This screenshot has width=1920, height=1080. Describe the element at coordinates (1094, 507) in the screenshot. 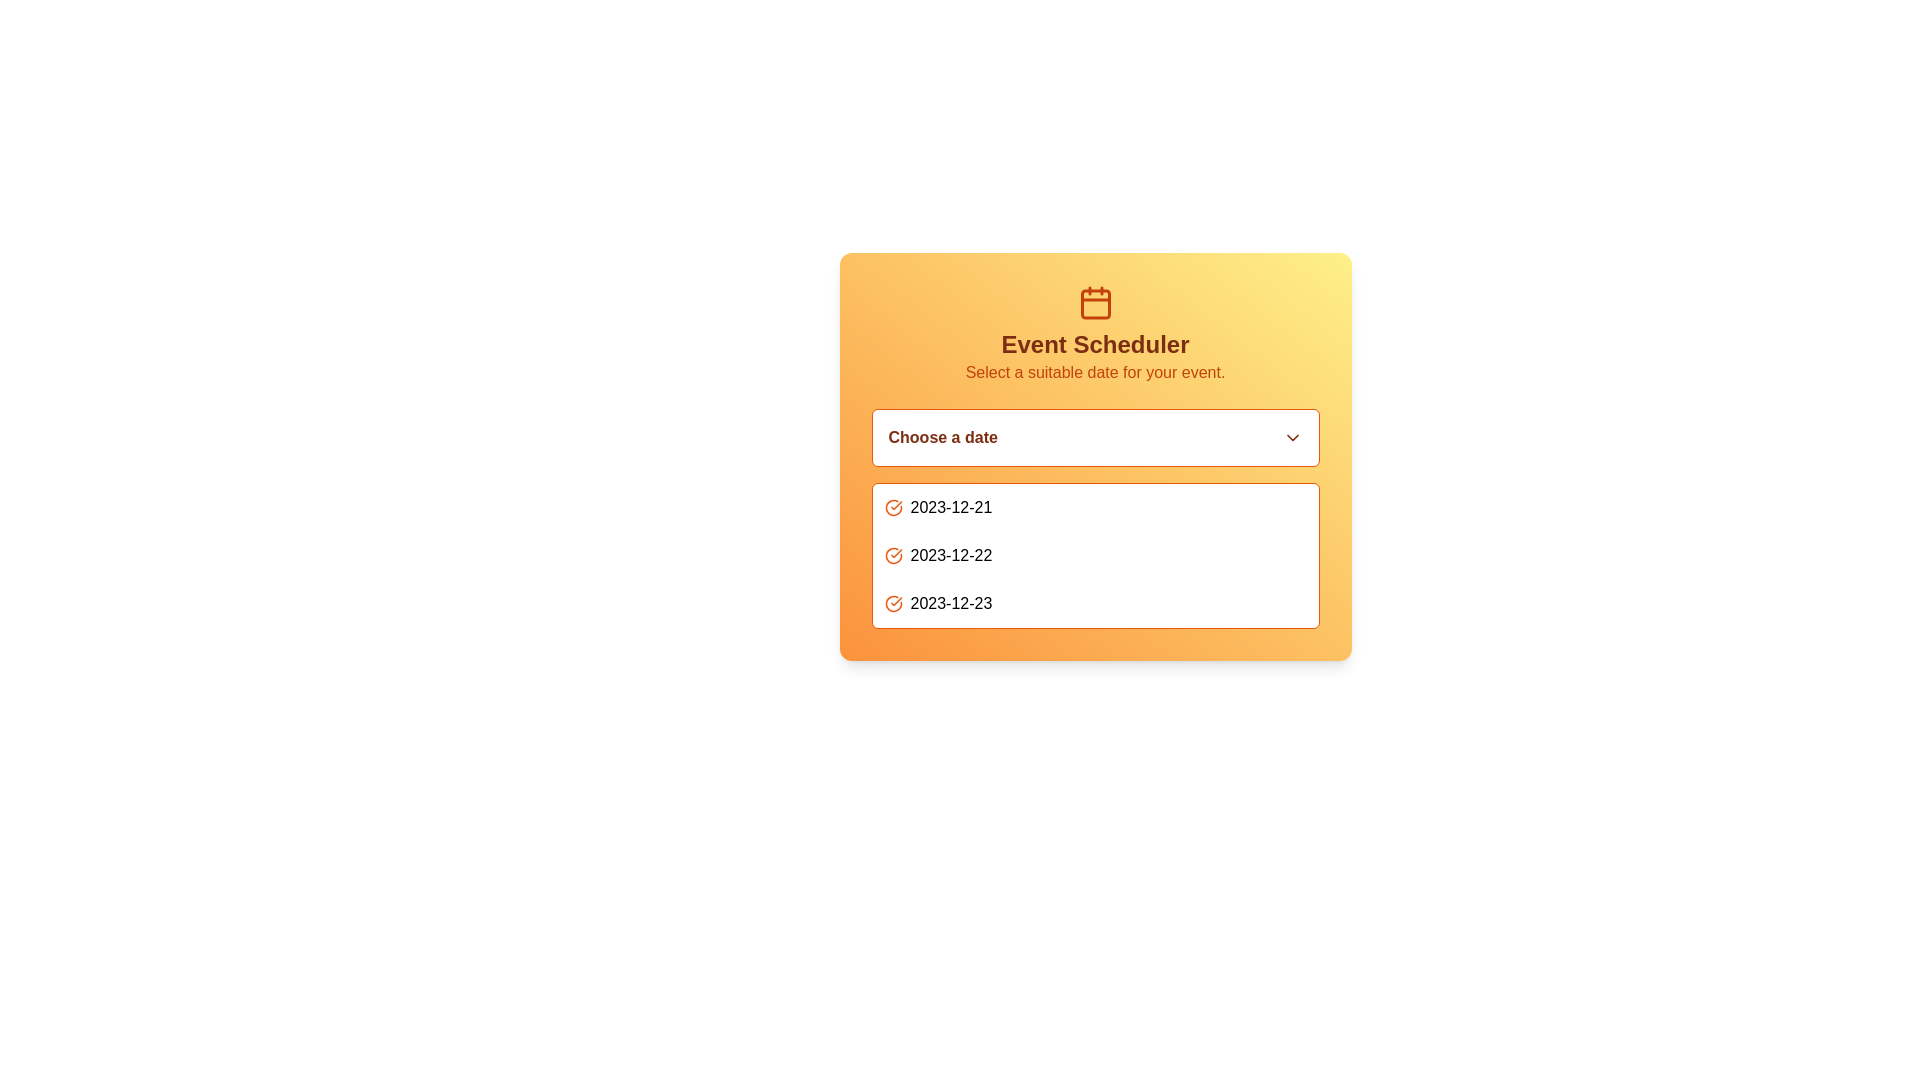

I see `the selectable list item displaying the date '2023-12-21'` at that location.